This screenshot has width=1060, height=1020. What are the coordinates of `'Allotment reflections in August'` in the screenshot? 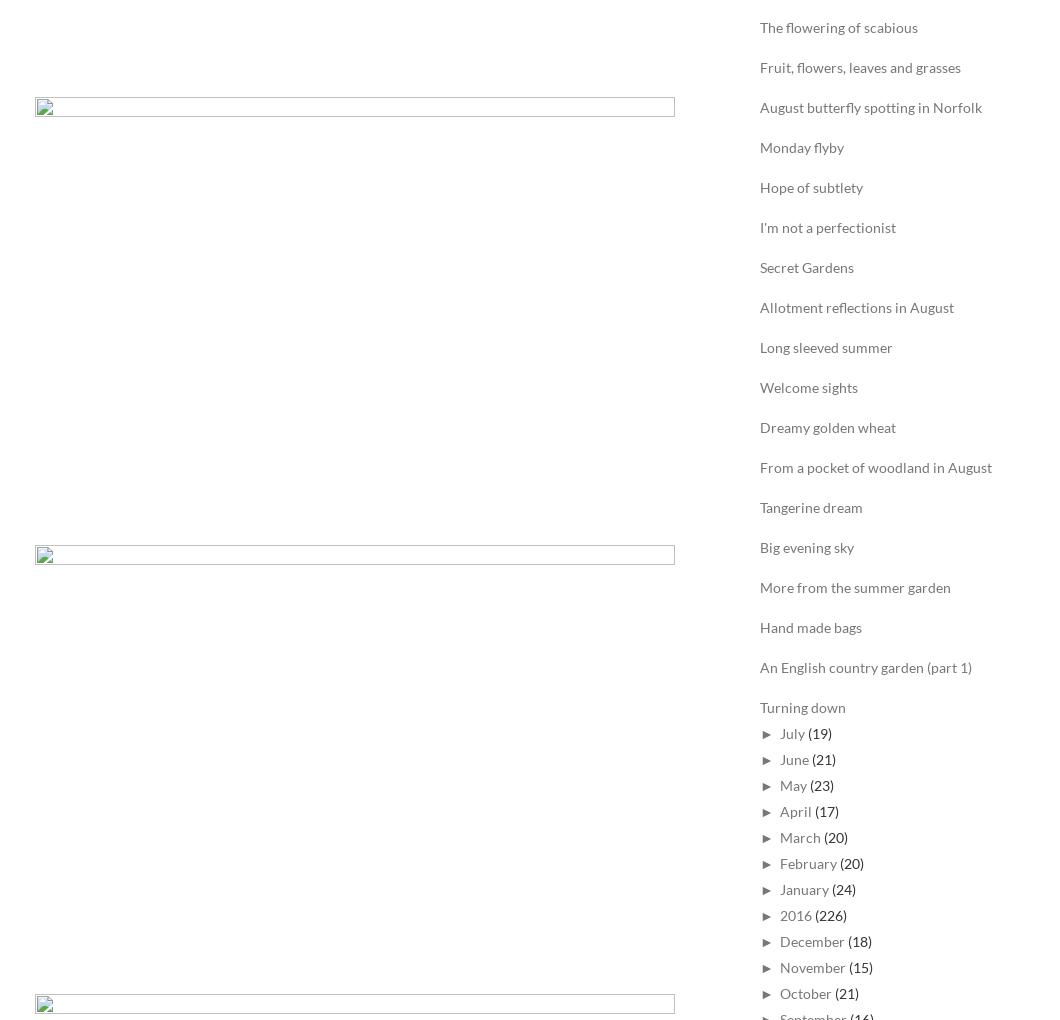 It's located at (759, 307).